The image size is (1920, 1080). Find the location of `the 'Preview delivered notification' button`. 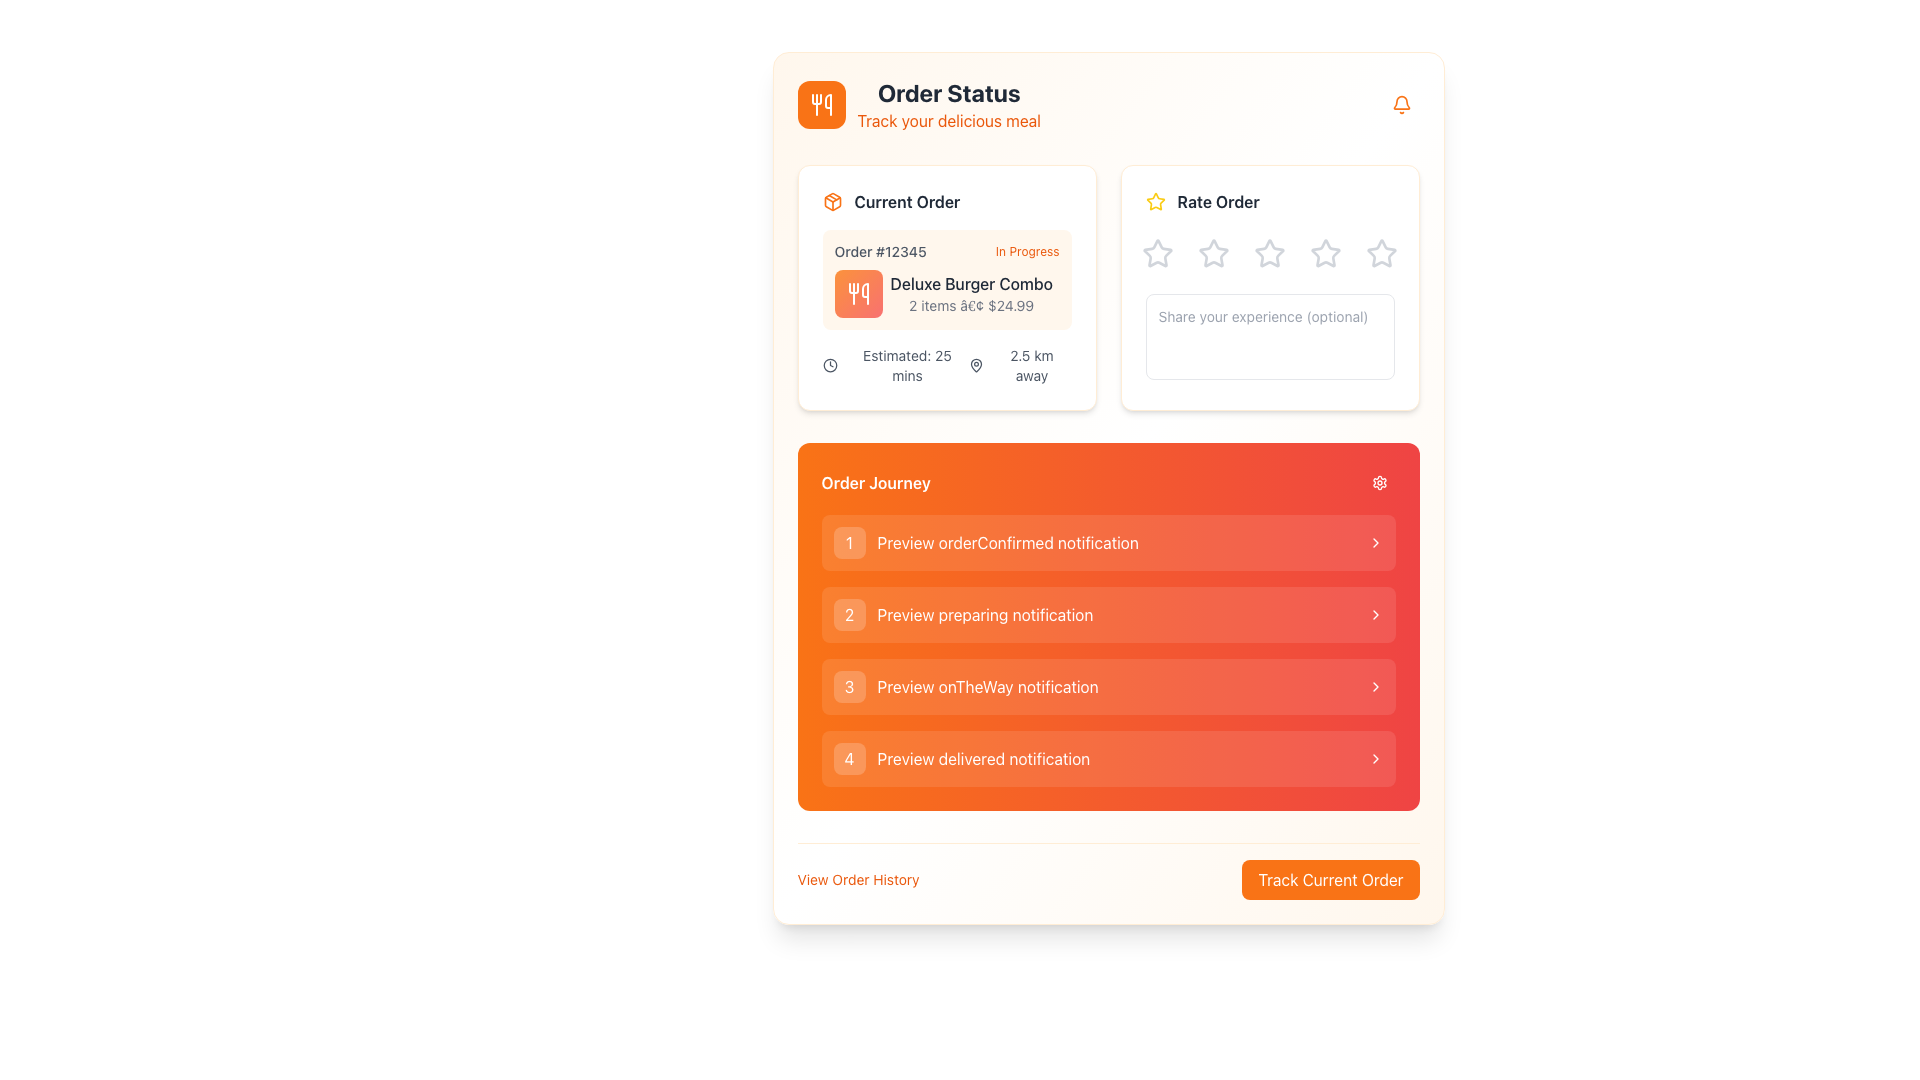

the 'Preview delivered notification' button is located at coordinates (1107, 759).